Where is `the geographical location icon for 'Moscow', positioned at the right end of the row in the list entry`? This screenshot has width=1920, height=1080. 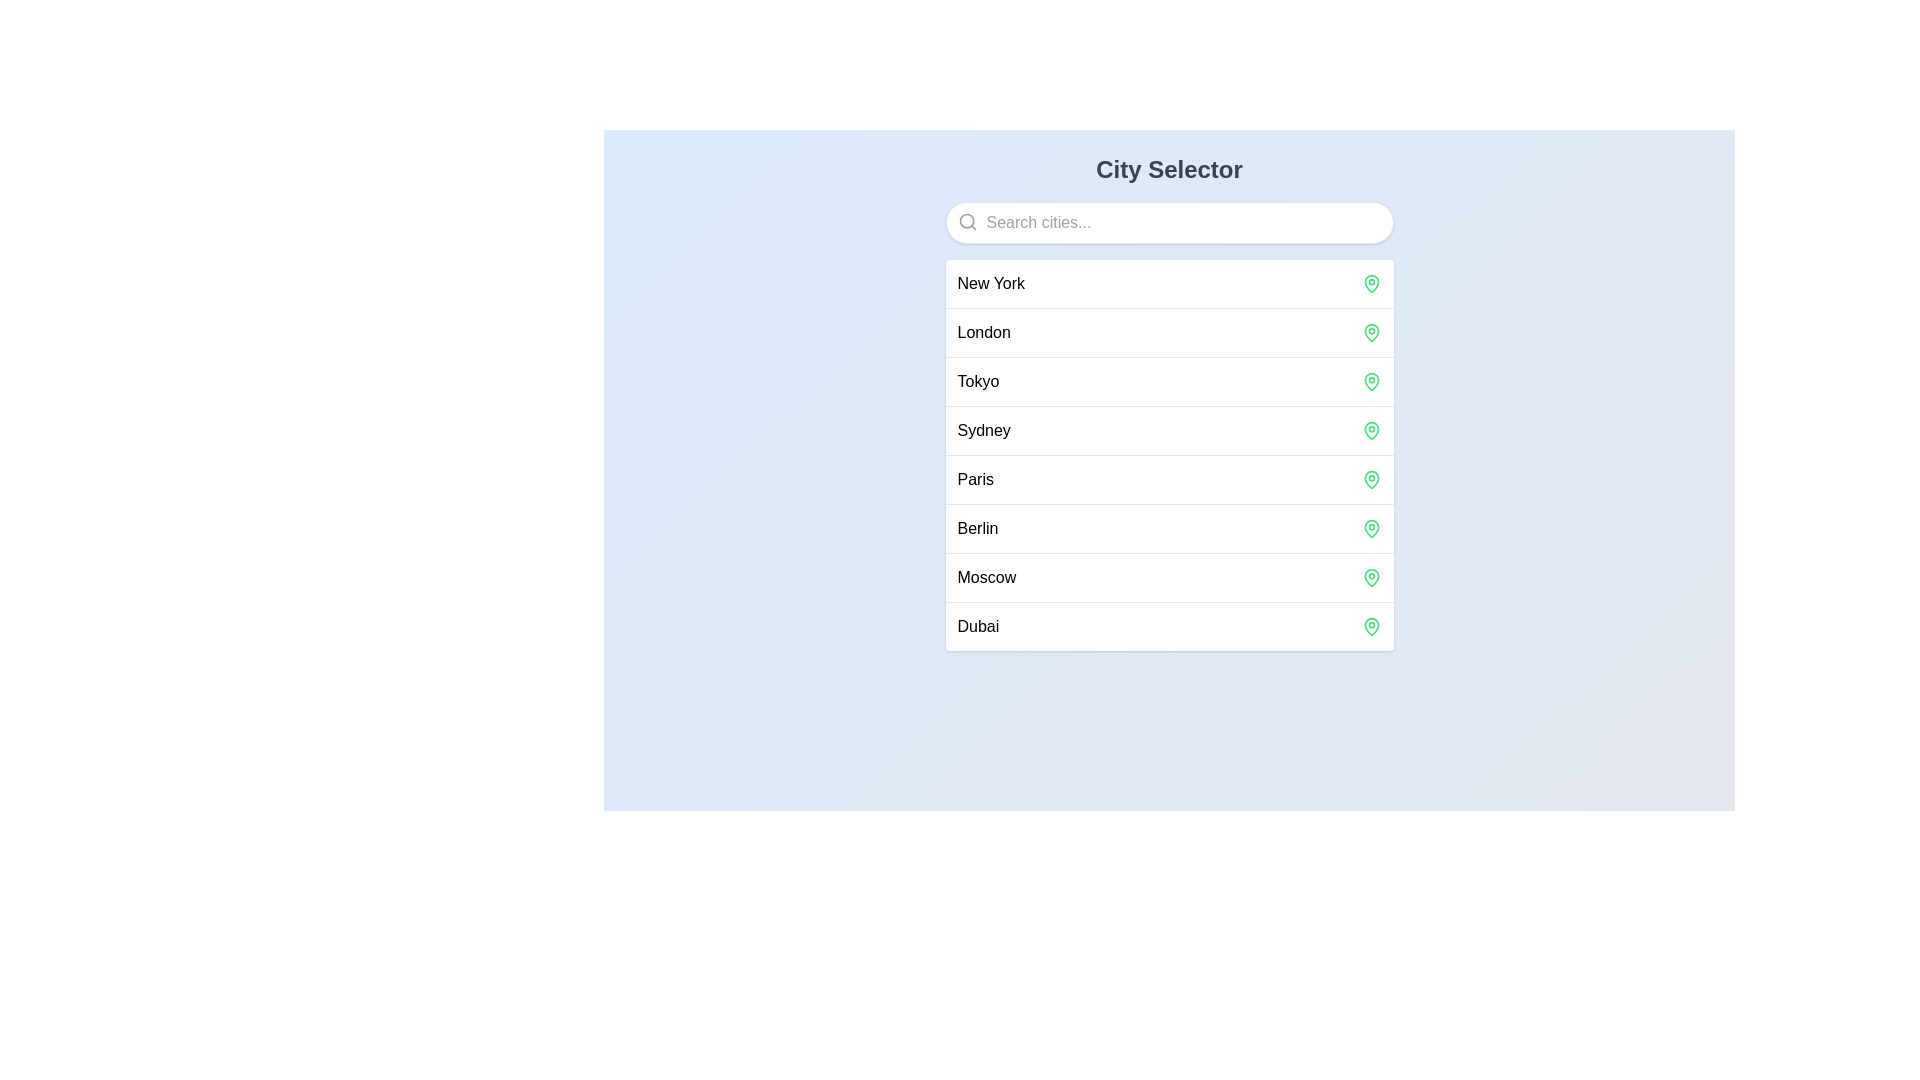 the geographical location icon for 'Moscow', positioned at the right end of the row in the list entry is located at coordinates (1370, 578).